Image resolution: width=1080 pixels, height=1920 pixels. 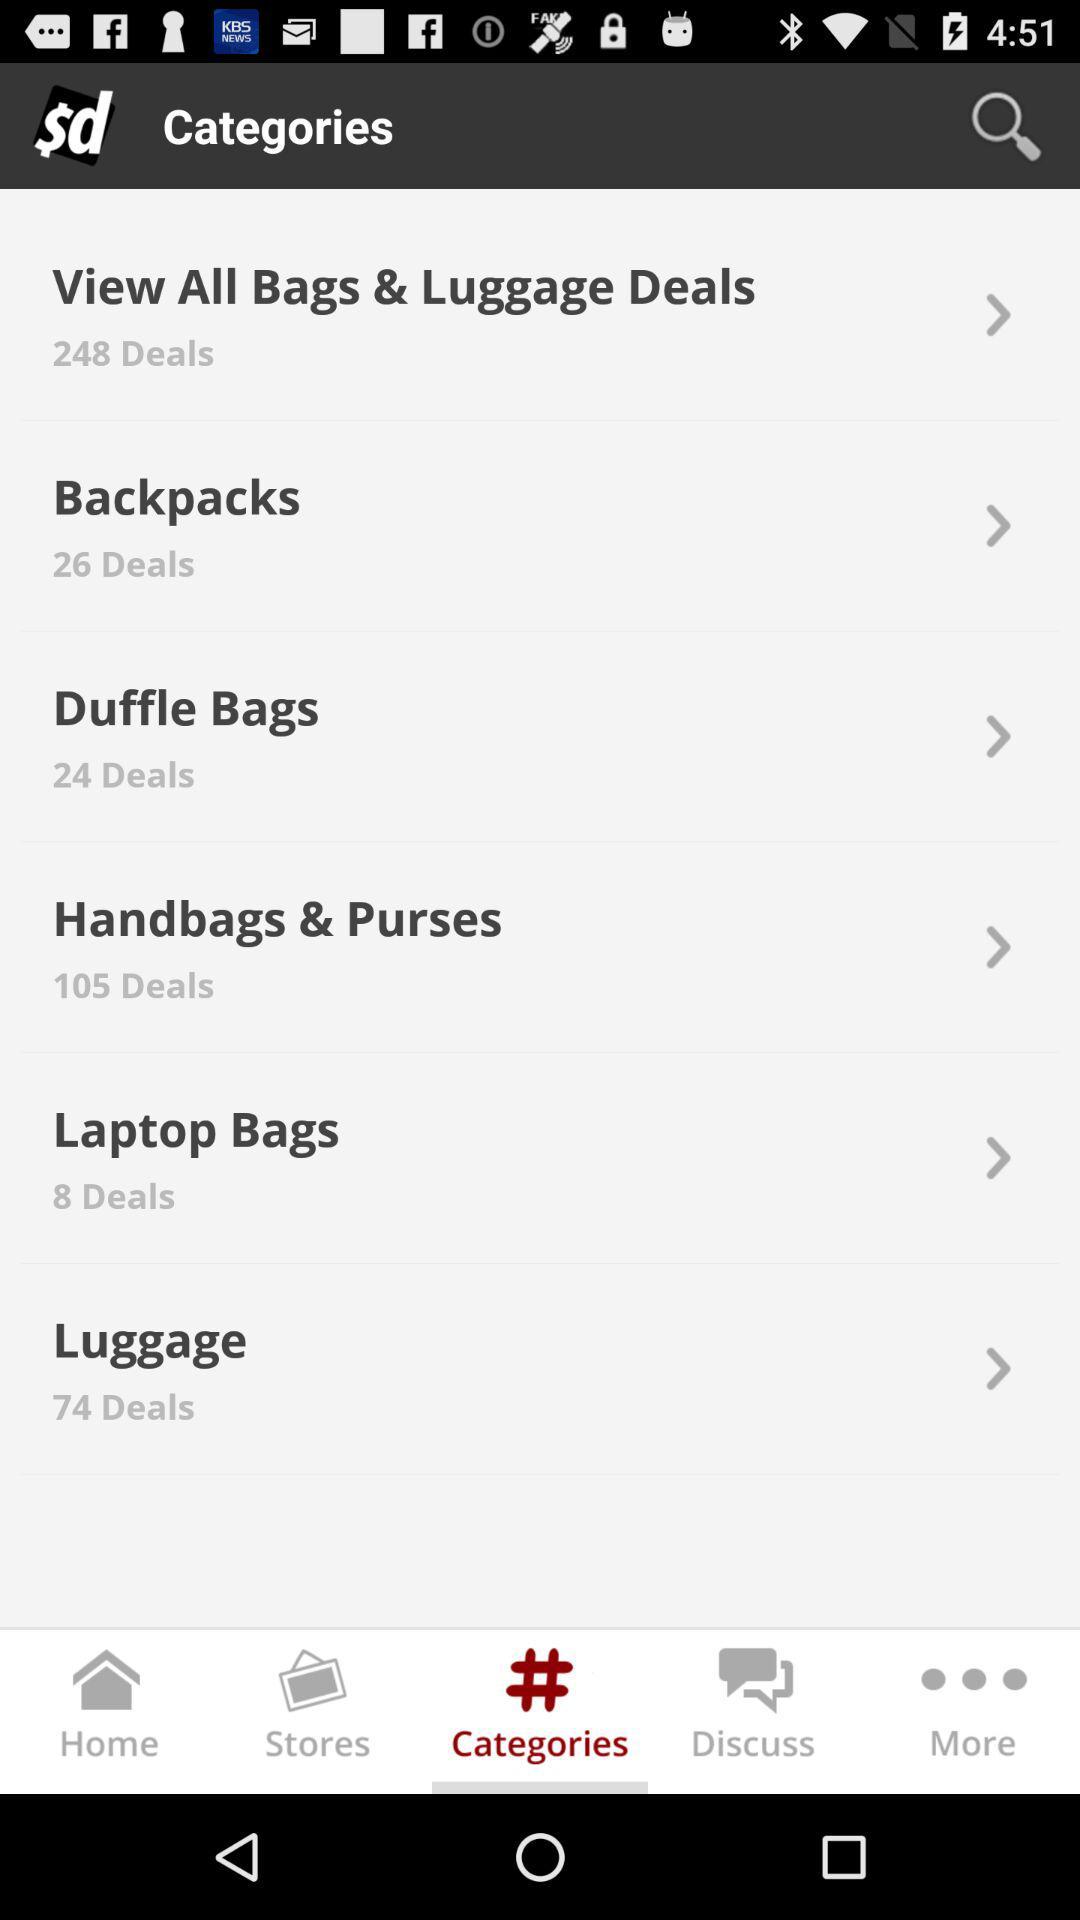 I want to click on open the discuss tab, so click(x=756, y=1715).